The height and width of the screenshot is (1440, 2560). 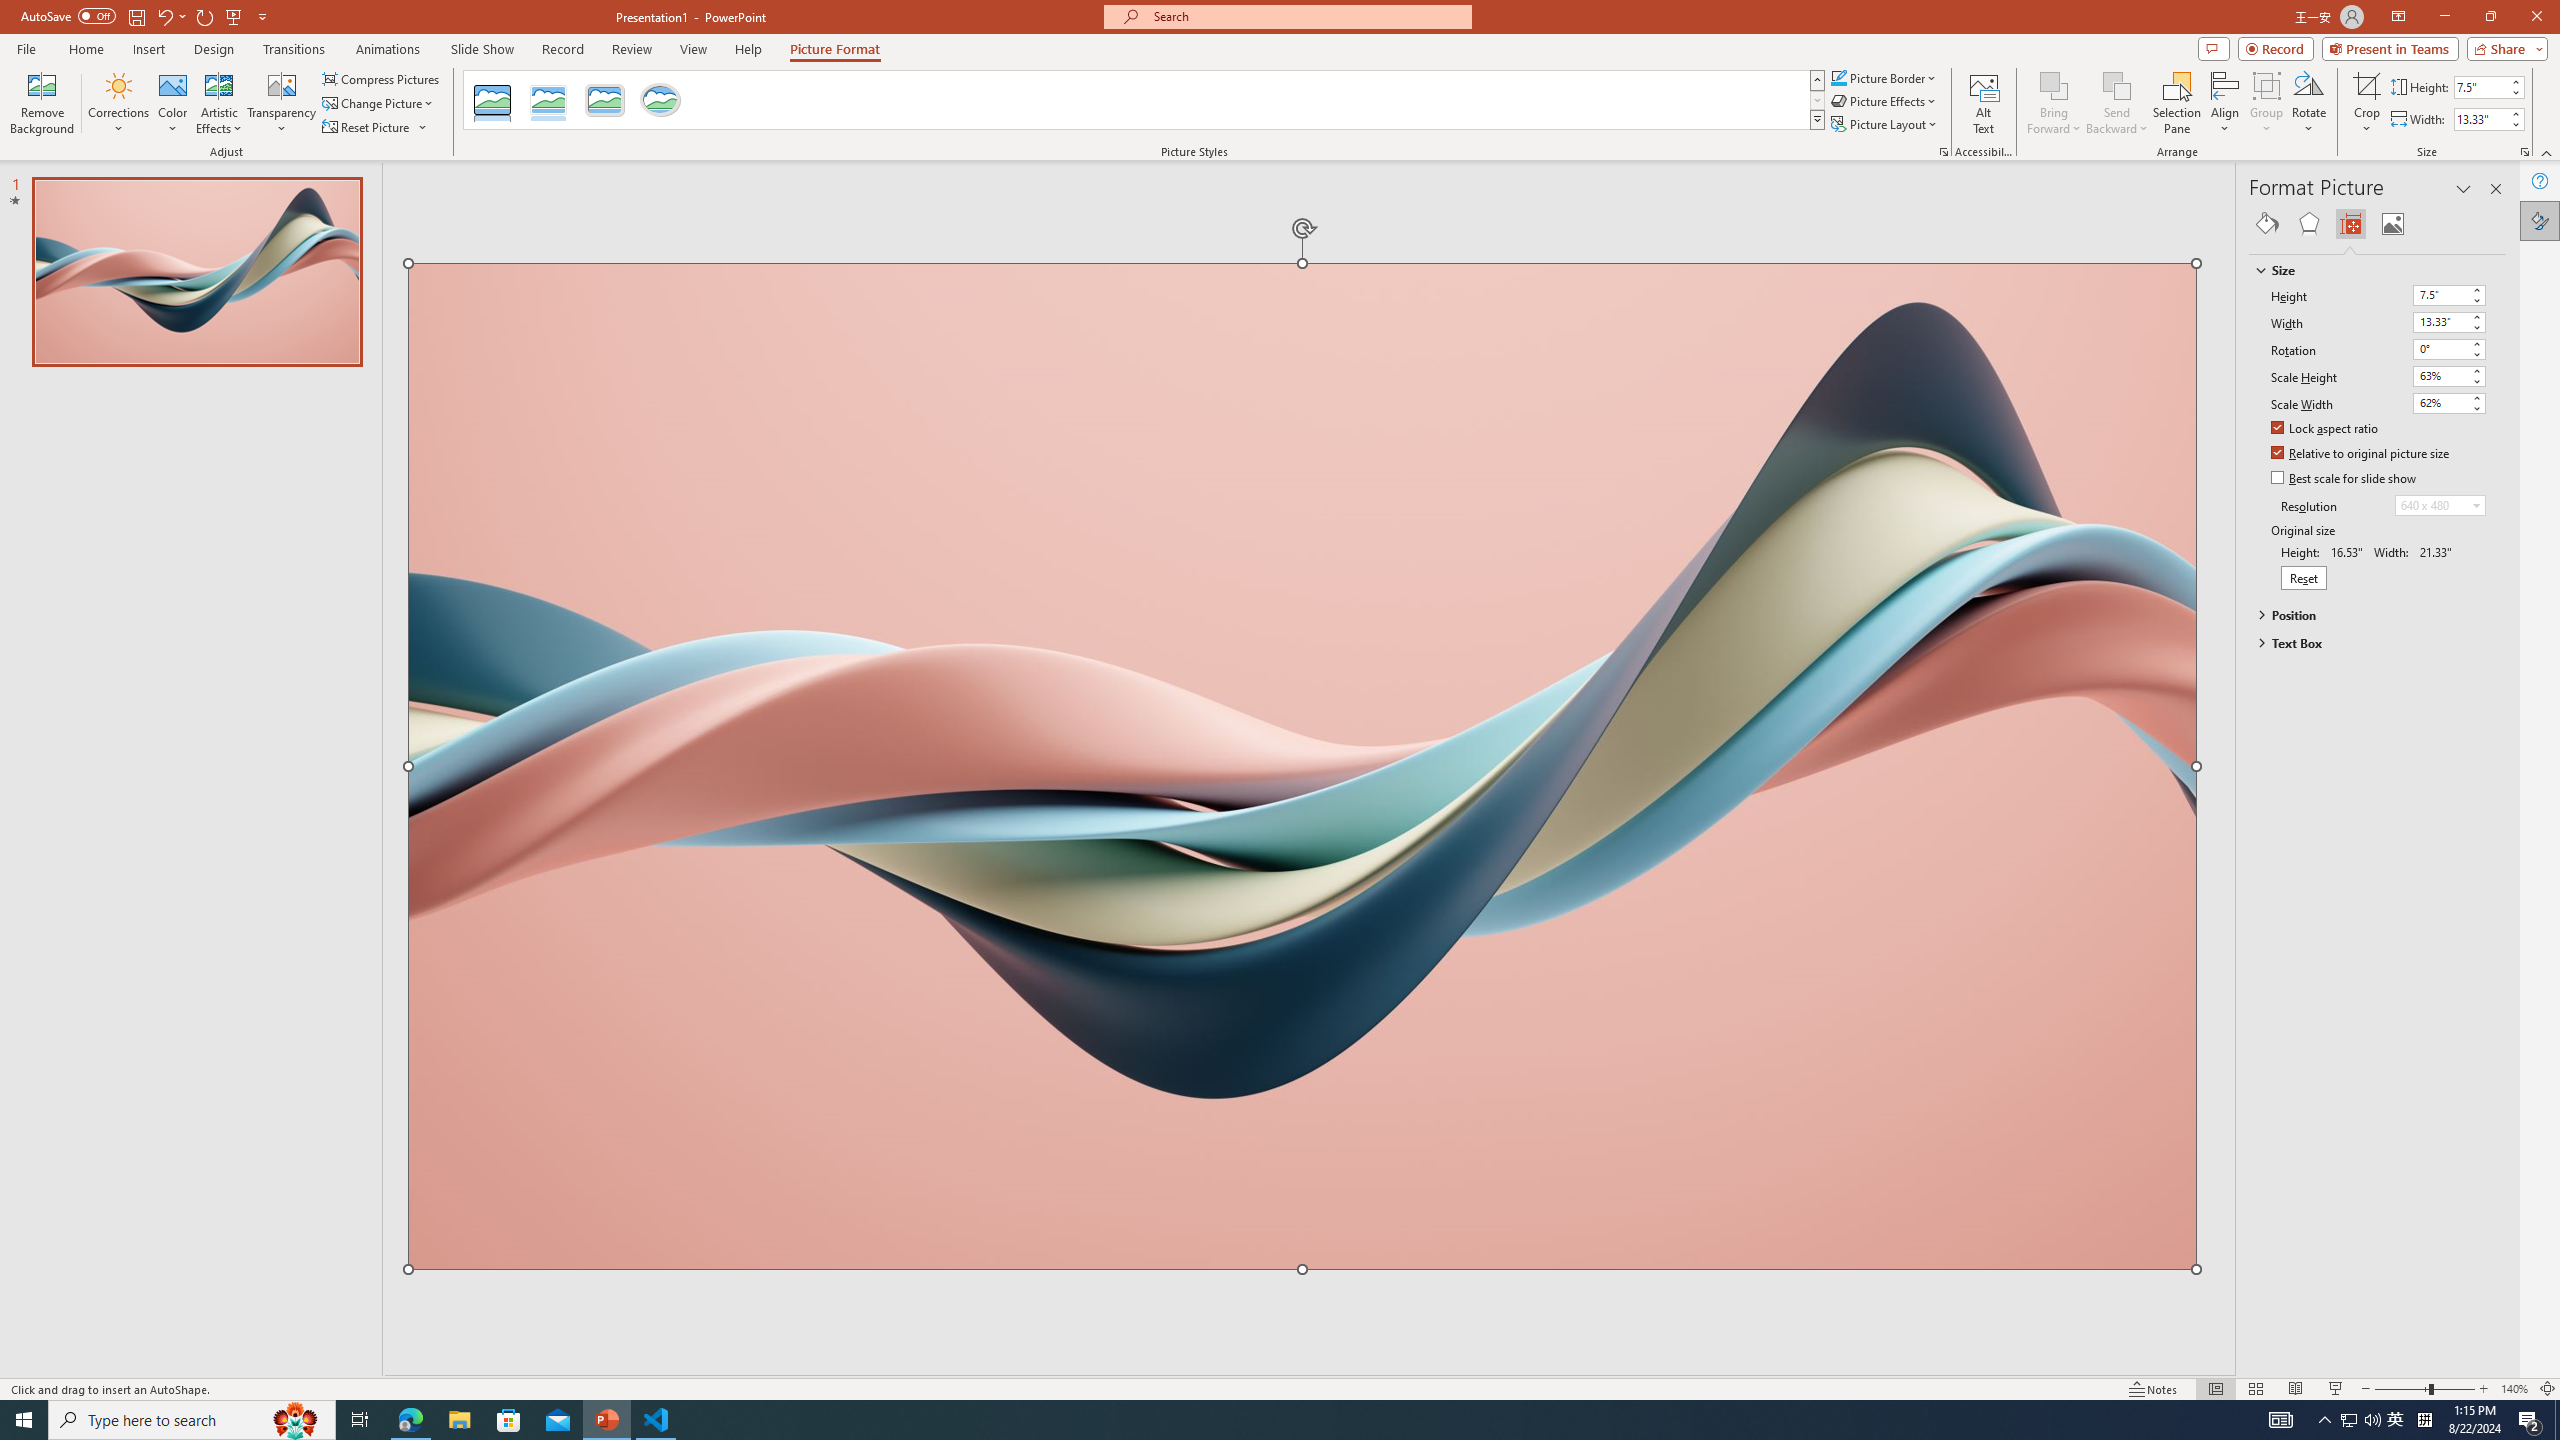 What do you see at coordinates (2054, 84) in the screenshot?
I see `'Bring Forward'` at bounding box center [2054, 84].